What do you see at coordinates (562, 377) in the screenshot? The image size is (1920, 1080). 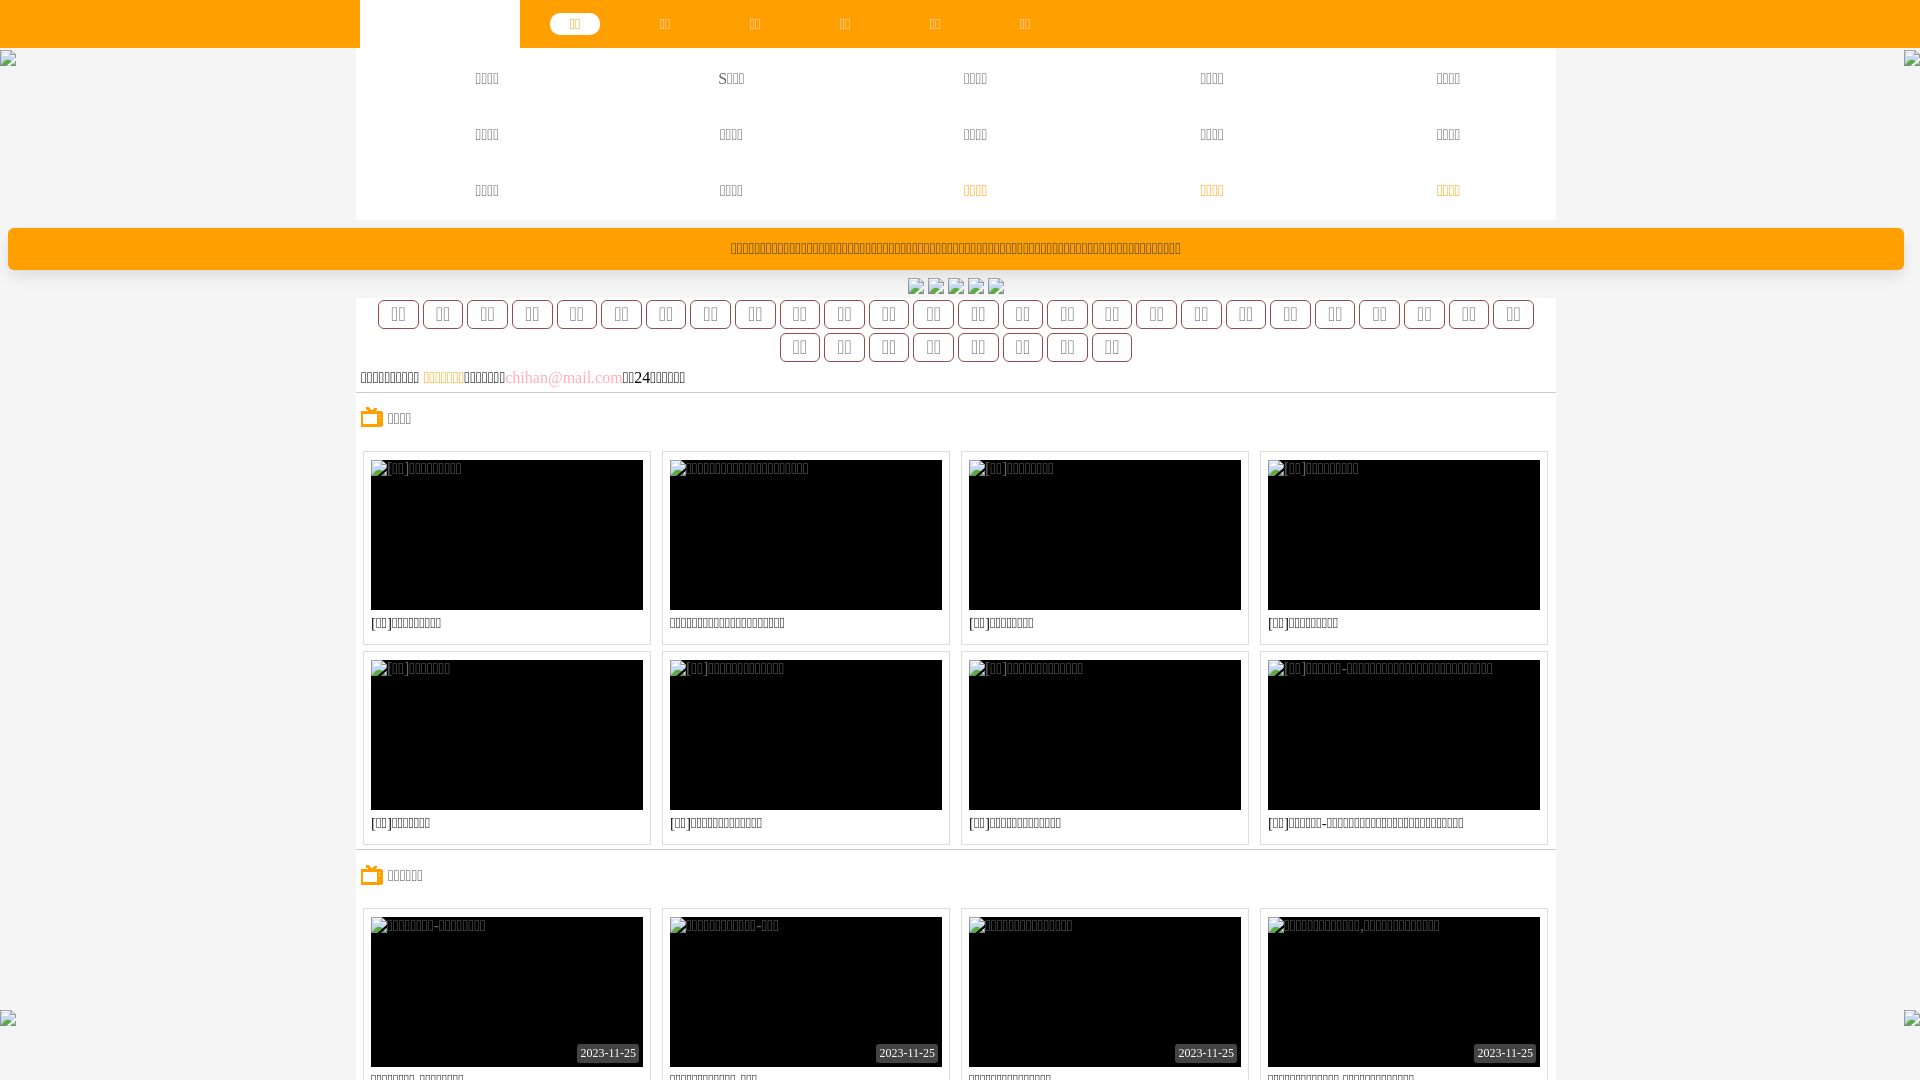 I see `'chihan@mail.com'` at bounding box center [562, 377].